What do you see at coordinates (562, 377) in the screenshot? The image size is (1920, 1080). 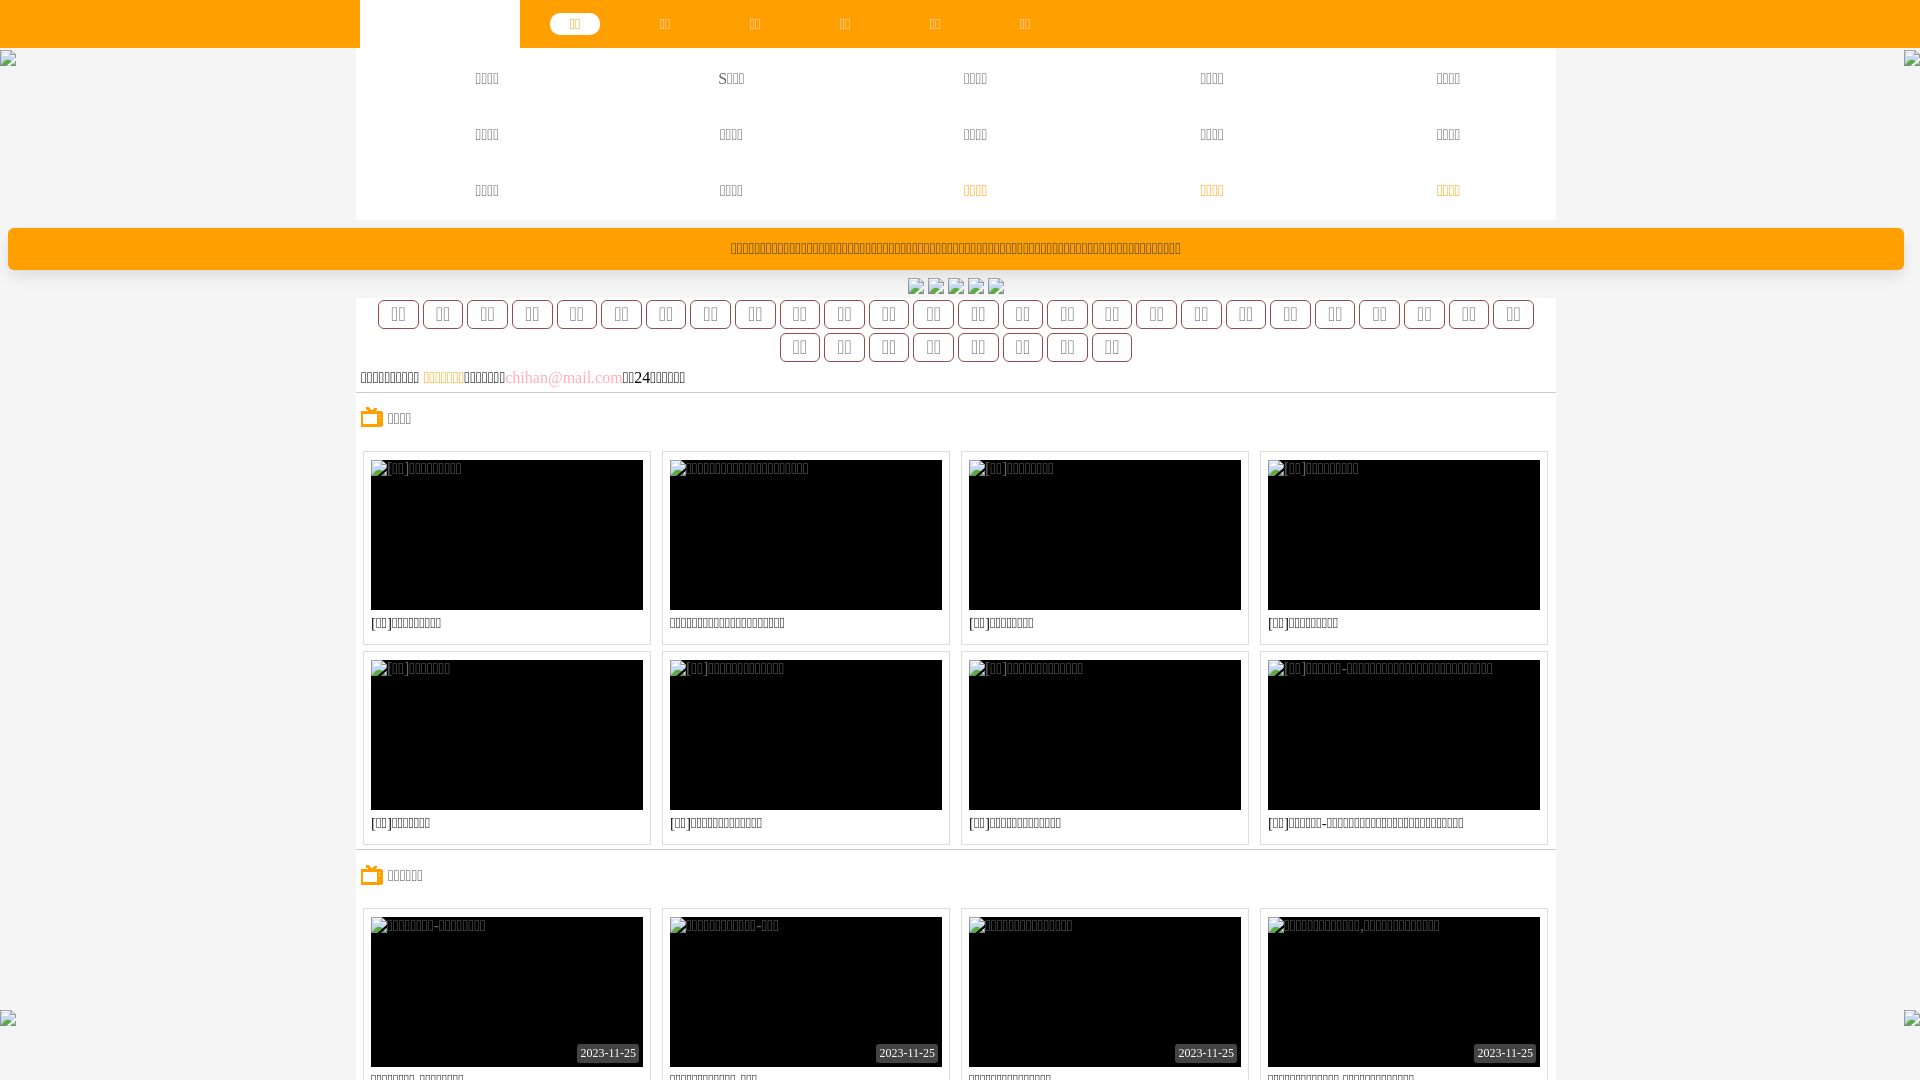 I see `'chihan@mail.com'` at bounding box center [562, 377].